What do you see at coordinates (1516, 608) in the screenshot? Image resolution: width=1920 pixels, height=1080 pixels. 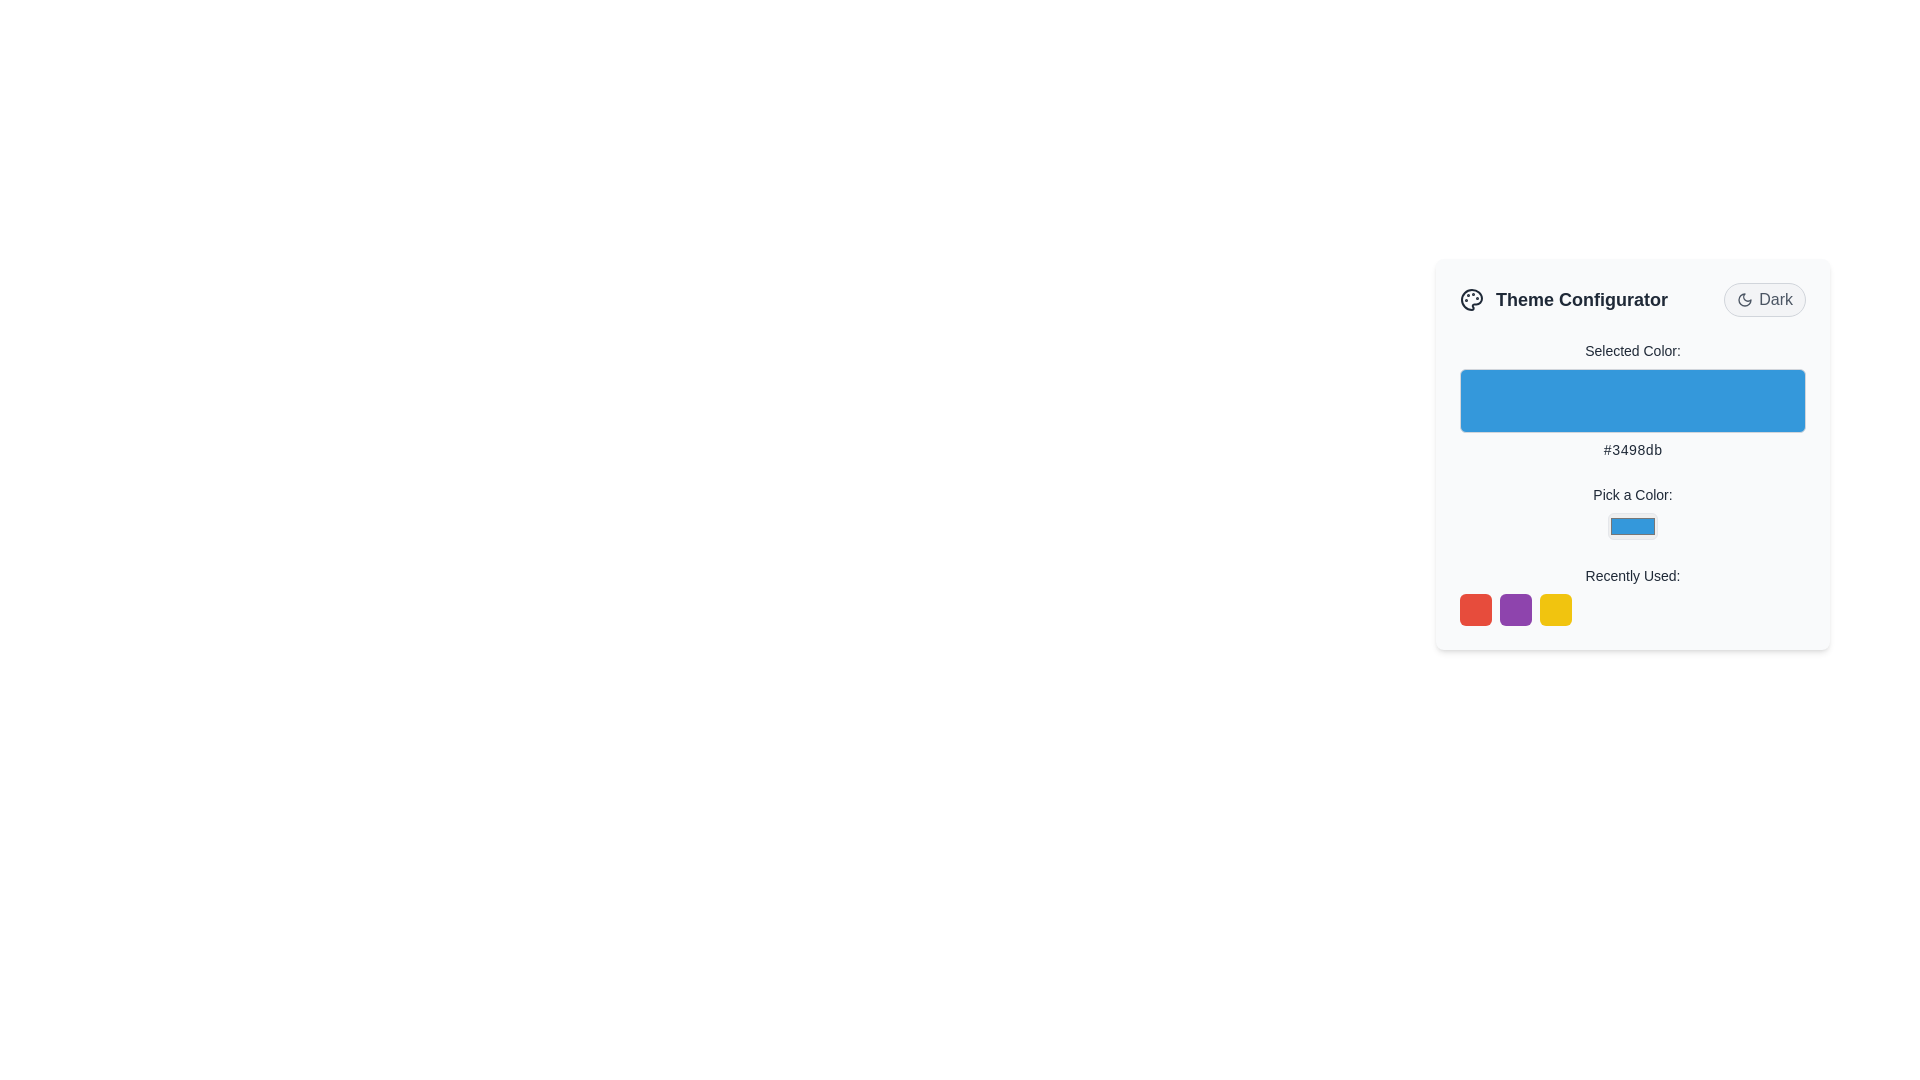 I see `the purple color selection button located as the second element in a row of three square-shaped colors within the 'Recently Used' section of the 'Theme Configurator' pop-up interface` at bounding box center [1516, 608].